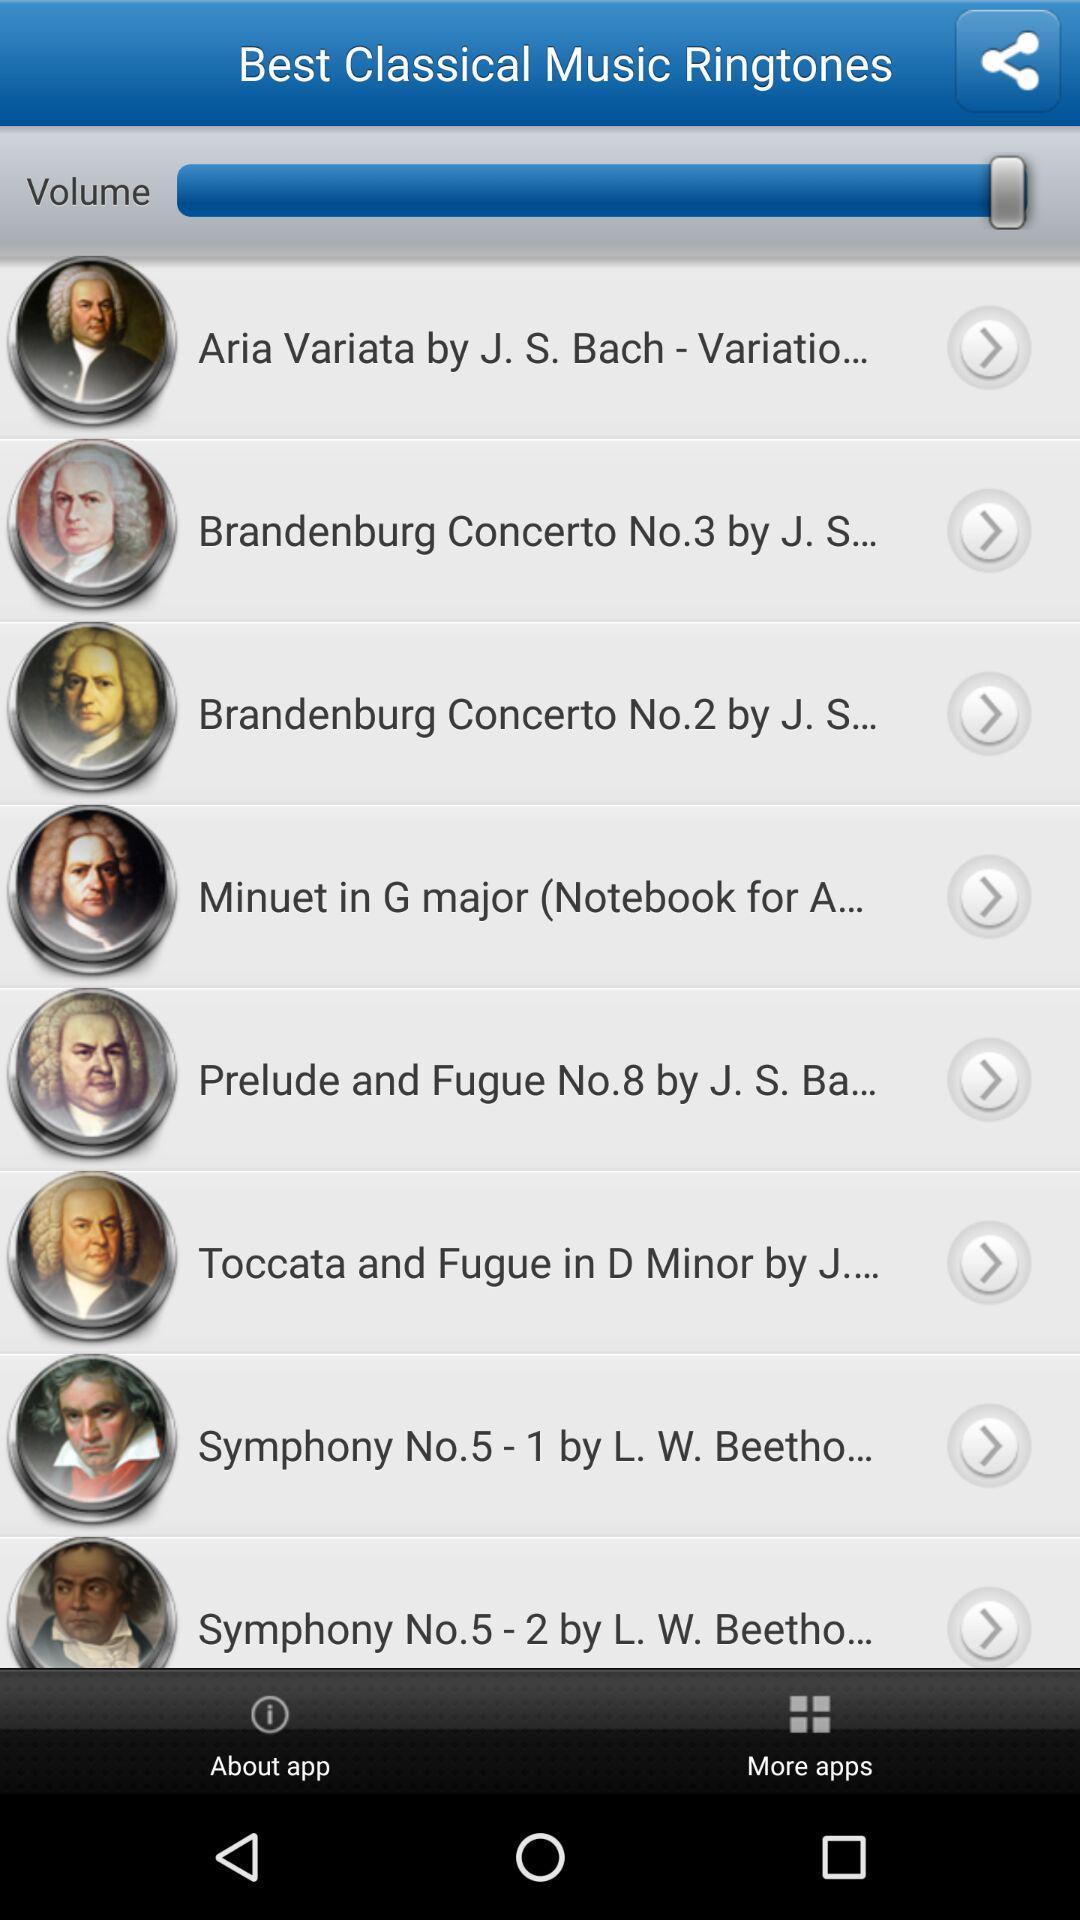 This screenshot has height=1920, width=1080. What do you see at coordinates (987, 1444) in the screenshot?
I see `listen to song` at bounding box center [987, 1444].